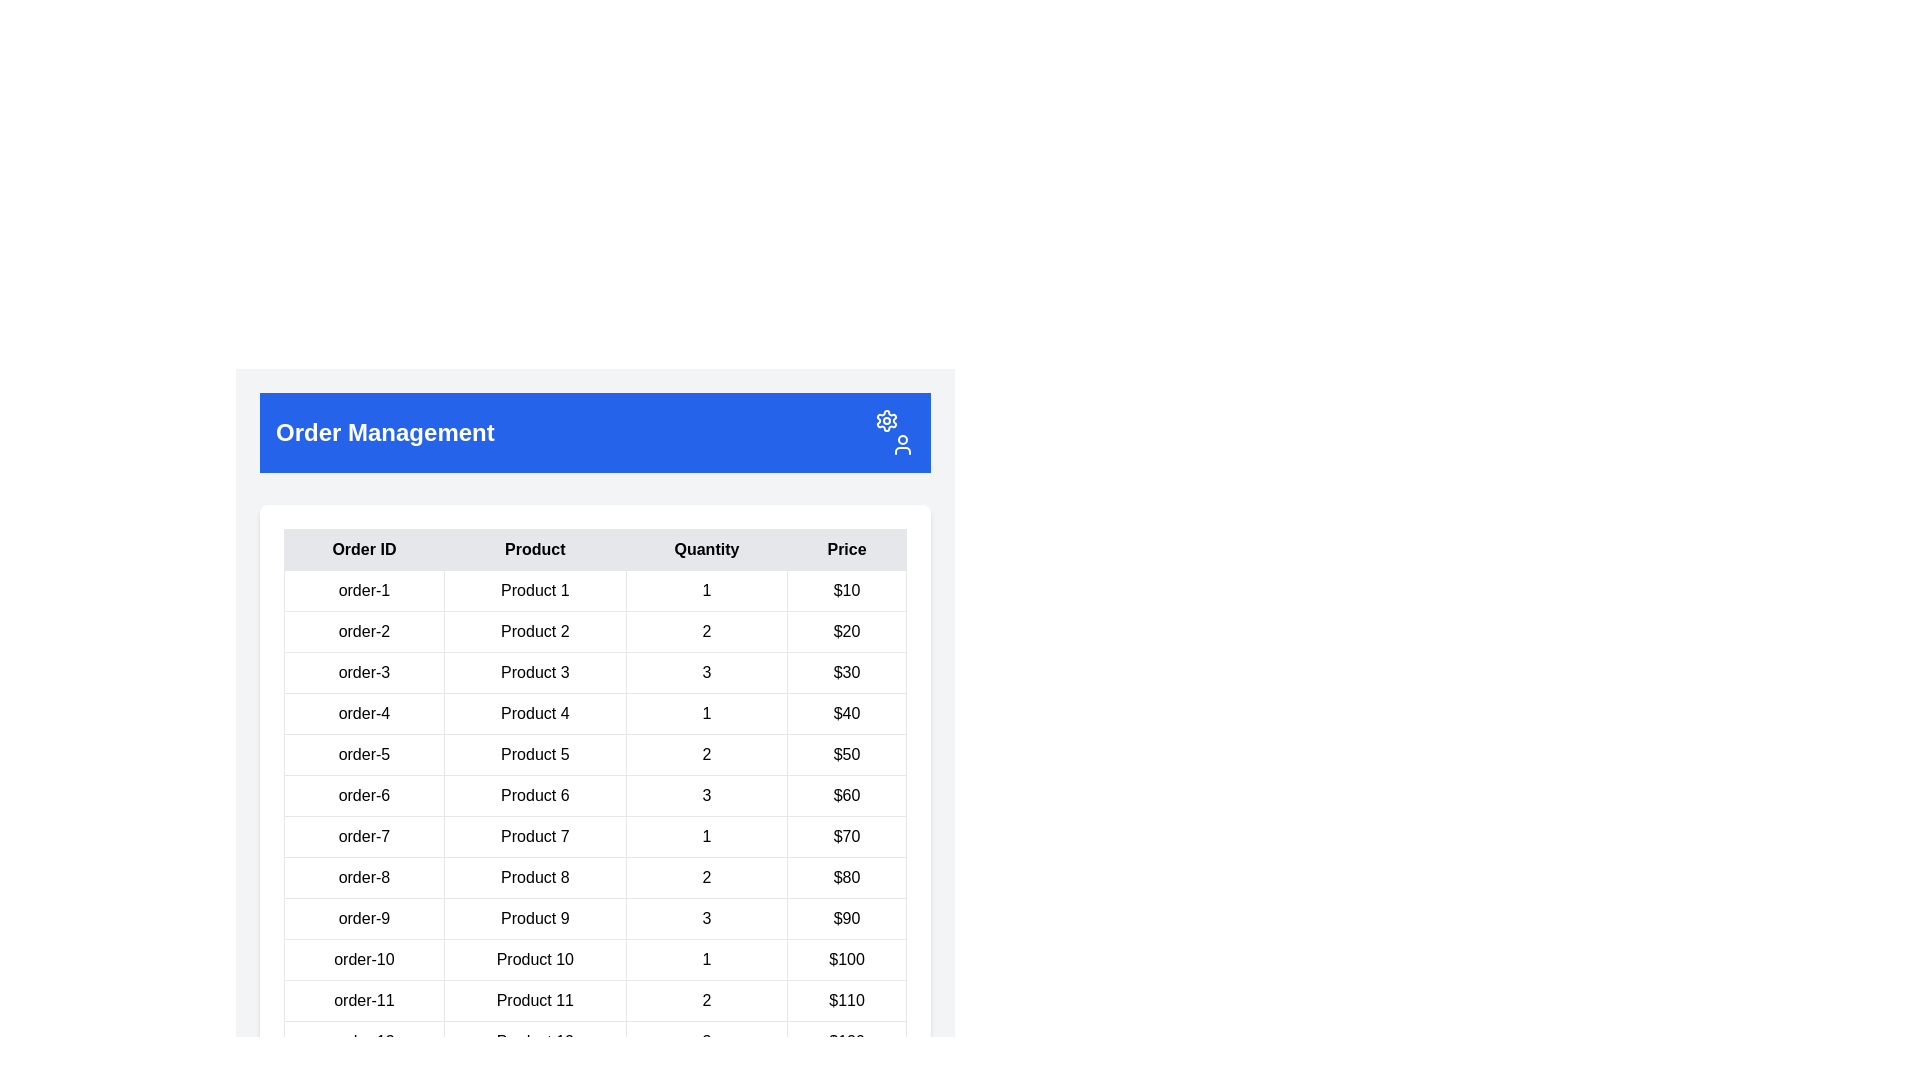 This screenshot has height=1080, width=1920. What do you see at coordinates (706, 672) in the screenshot?
I see `the quantity text for 'Product 3' in the 'order-3' line item of the table, which is the third cell in the 'Quantity' column` at bounding box center [706, 672].